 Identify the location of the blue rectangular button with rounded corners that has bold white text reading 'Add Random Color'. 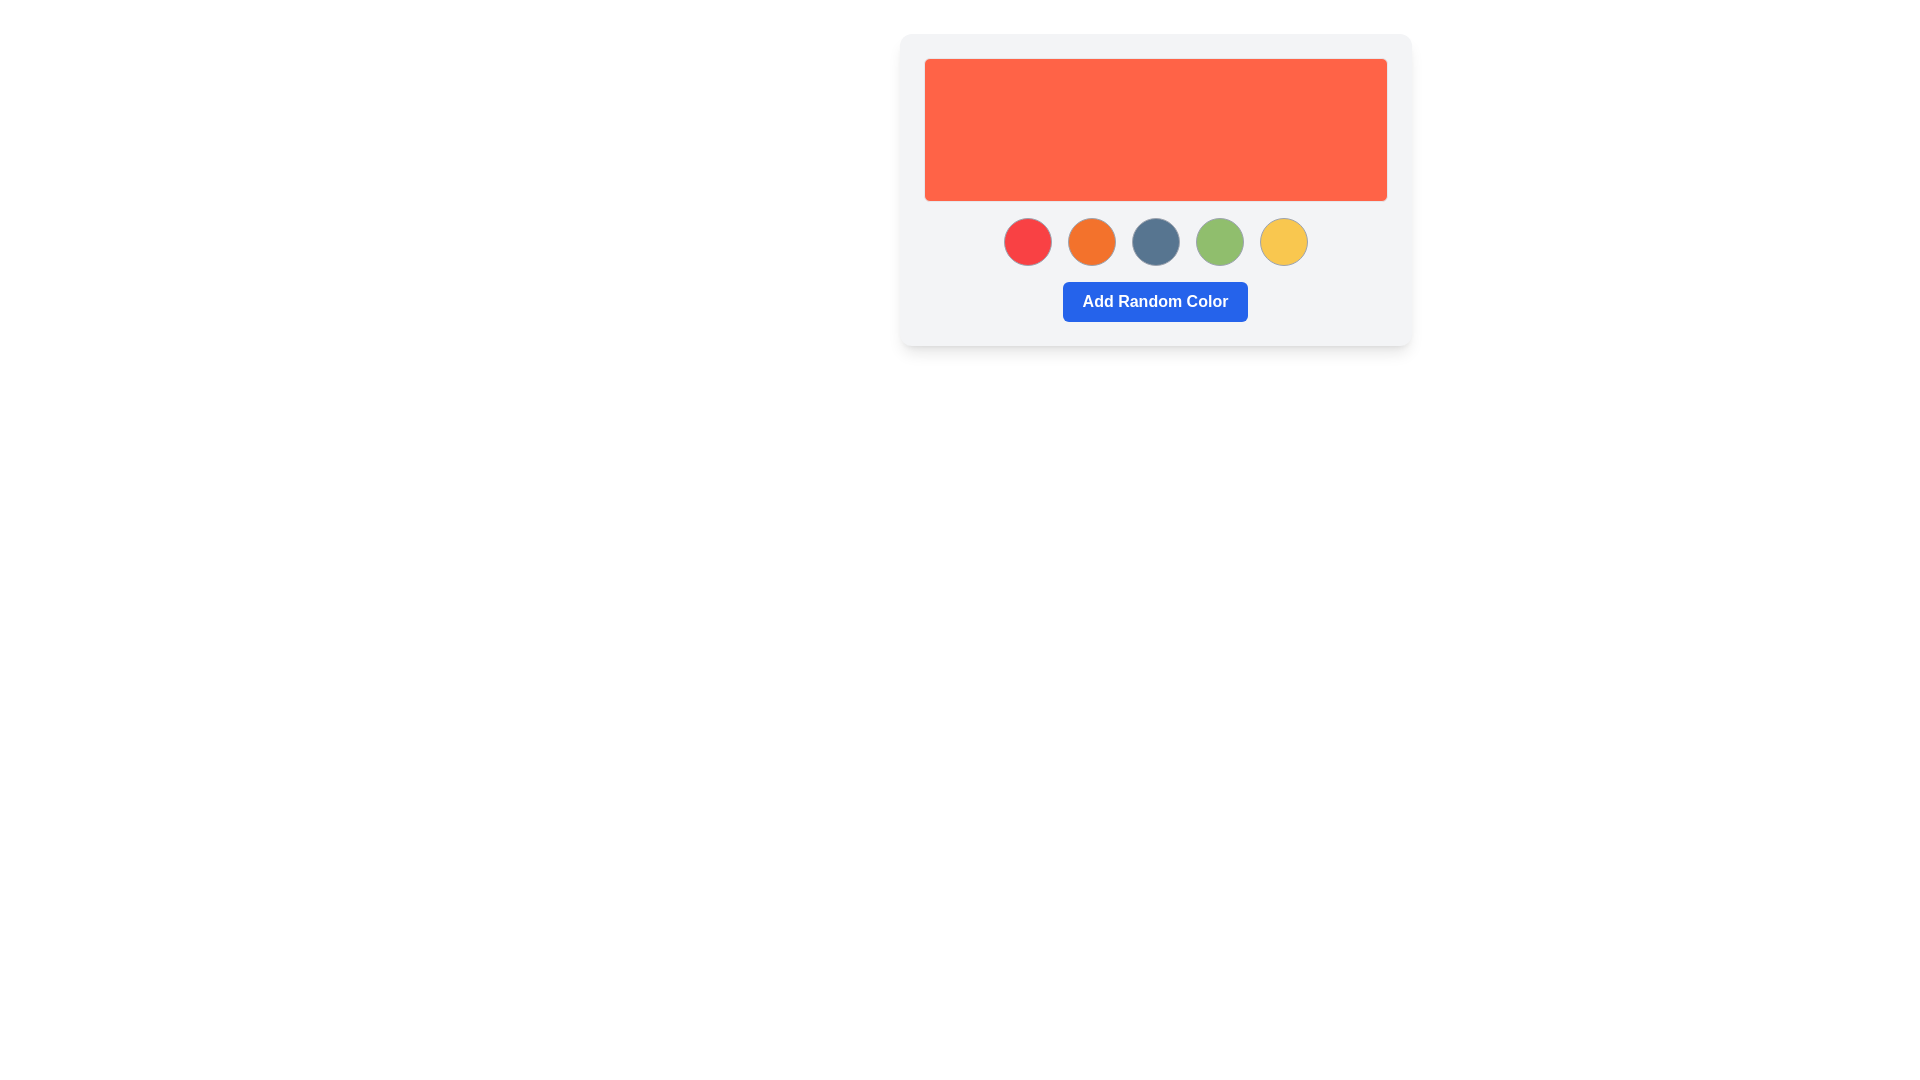
(1155, 301).